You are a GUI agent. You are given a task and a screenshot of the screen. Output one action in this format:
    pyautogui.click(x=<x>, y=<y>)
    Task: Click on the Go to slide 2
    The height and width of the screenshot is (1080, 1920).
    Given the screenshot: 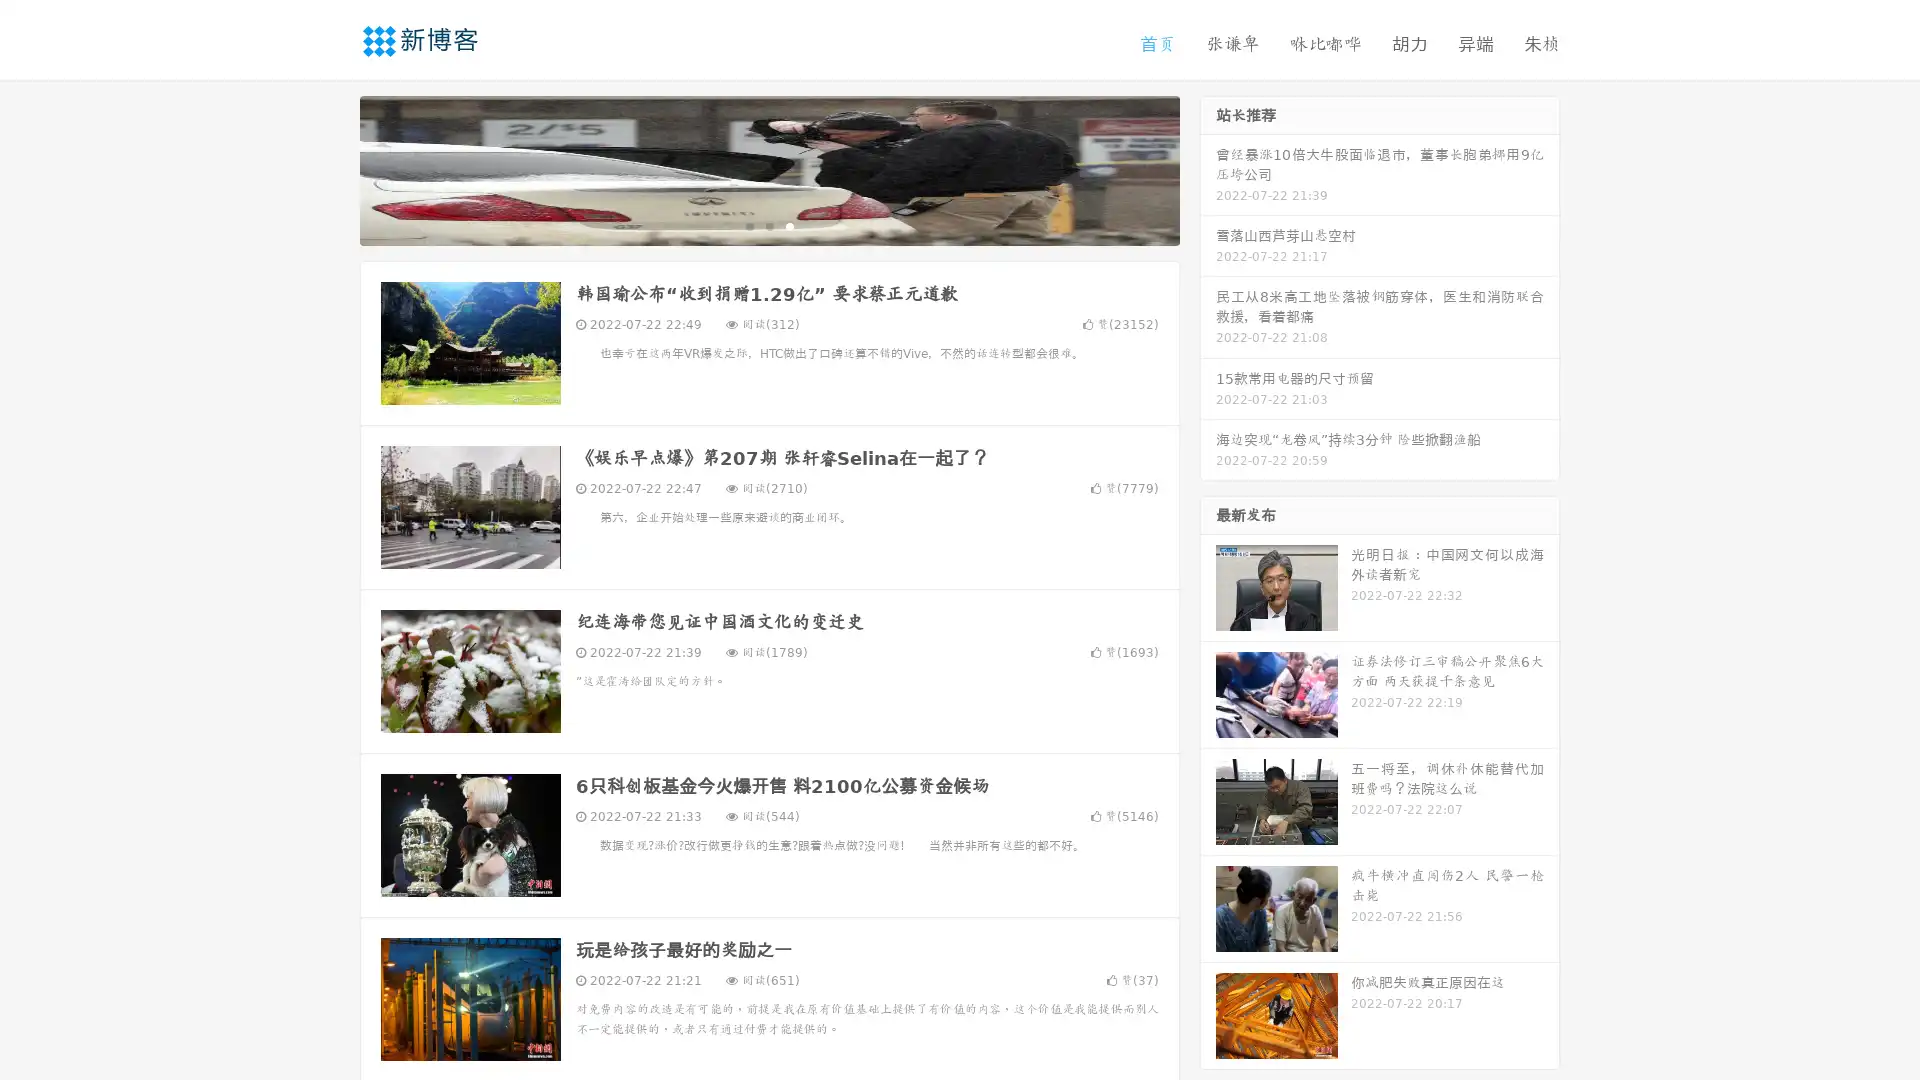 What is the action you would take?
    pyautogui.click(x=768, y=225)
    